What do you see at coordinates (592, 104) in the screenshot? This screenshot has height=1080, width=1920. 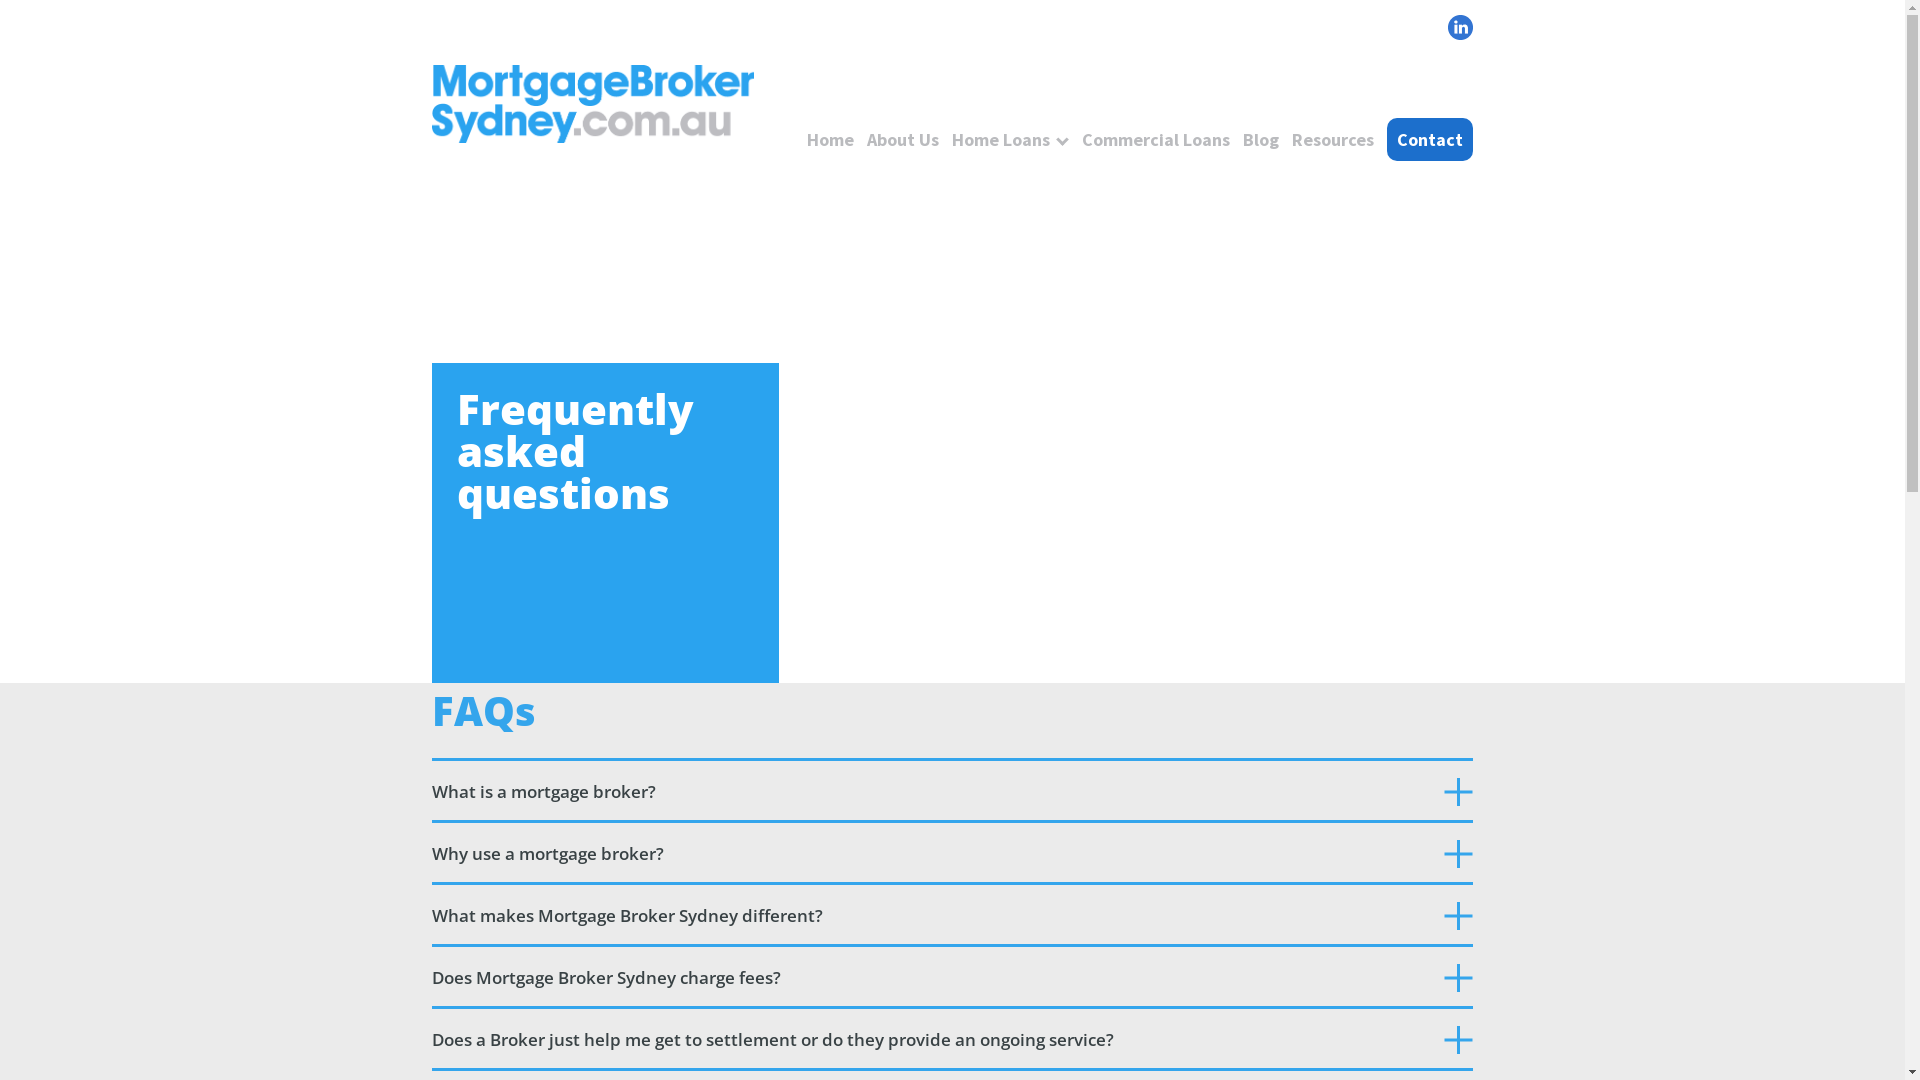 I see `'logo'` at bounding box center [592, 104].